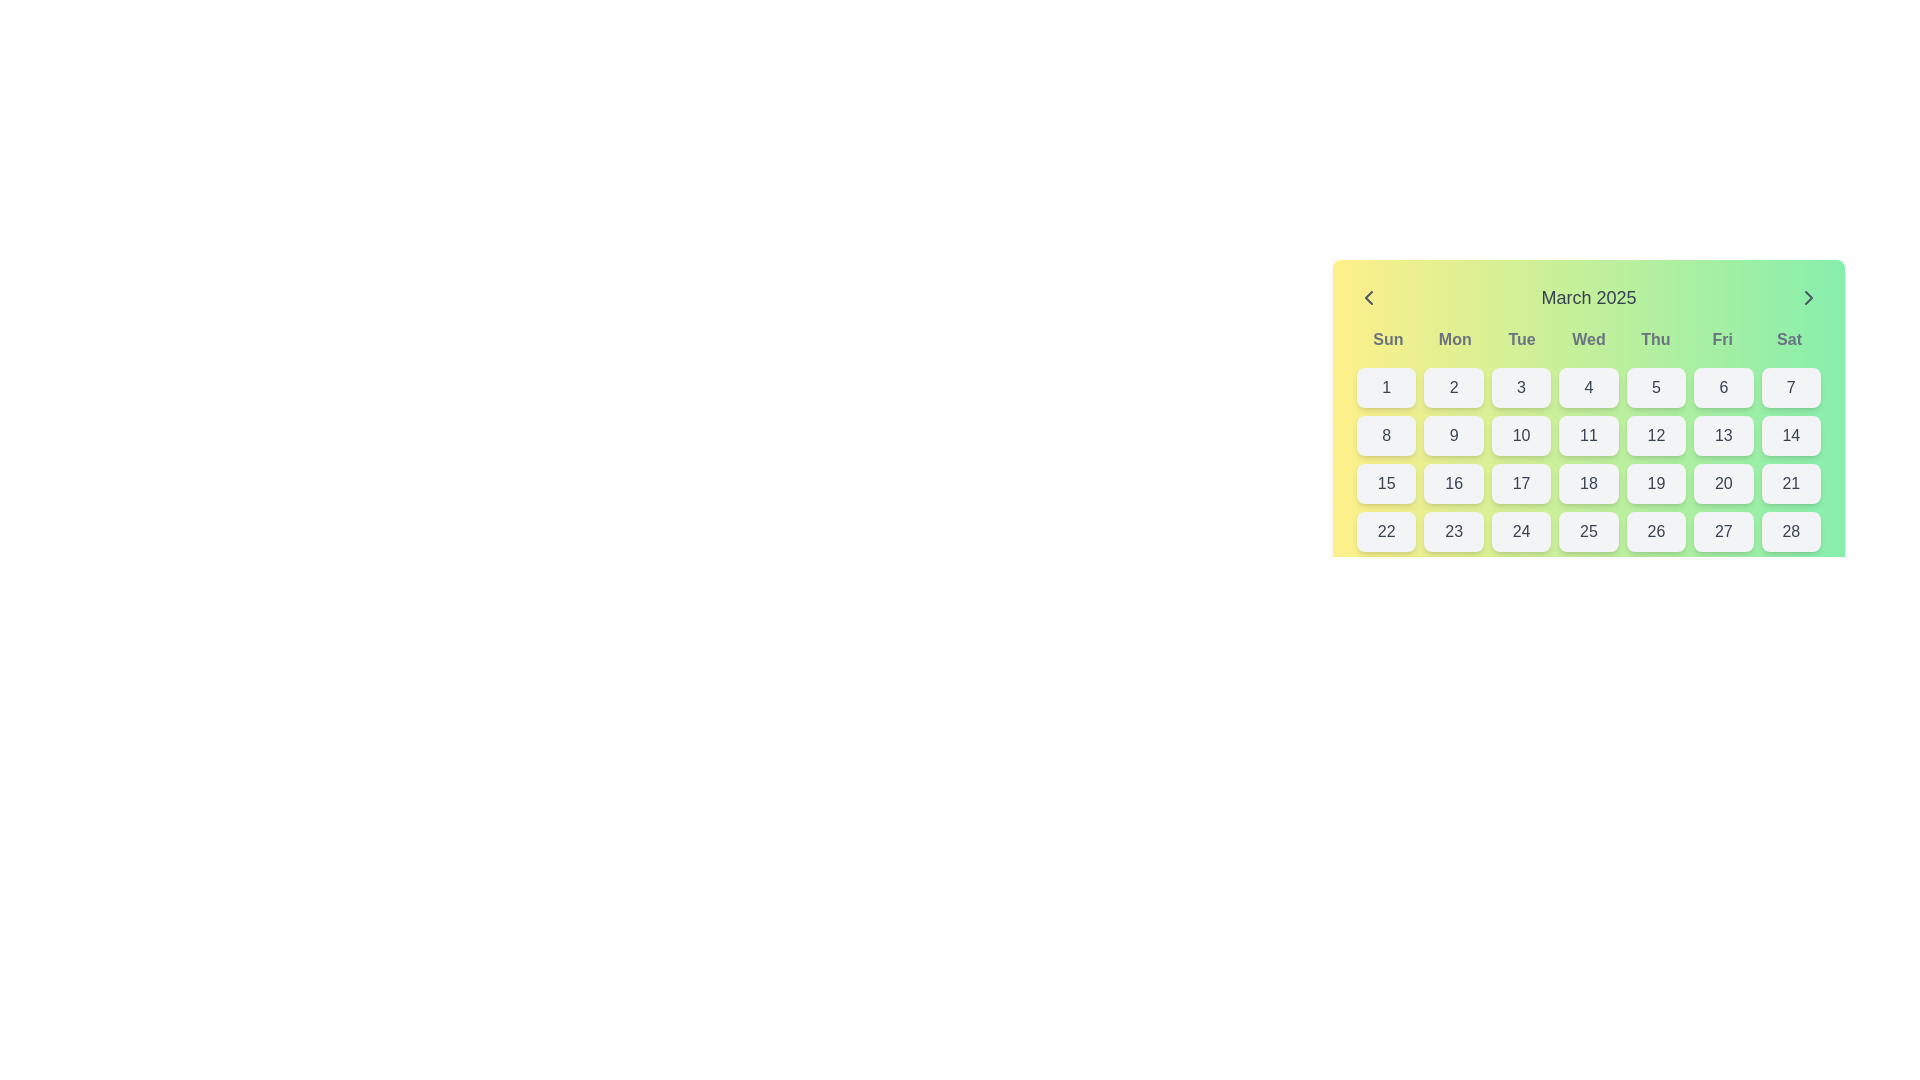 The height and width of the screenshot is (1080, 1920). Describe the element at coordinates (1789, 338) in the screenshot. I see `the text label indicating 'Saturday' at the top-right of the calendar widget, which is the last item in the grid of weekday labels` at that location.